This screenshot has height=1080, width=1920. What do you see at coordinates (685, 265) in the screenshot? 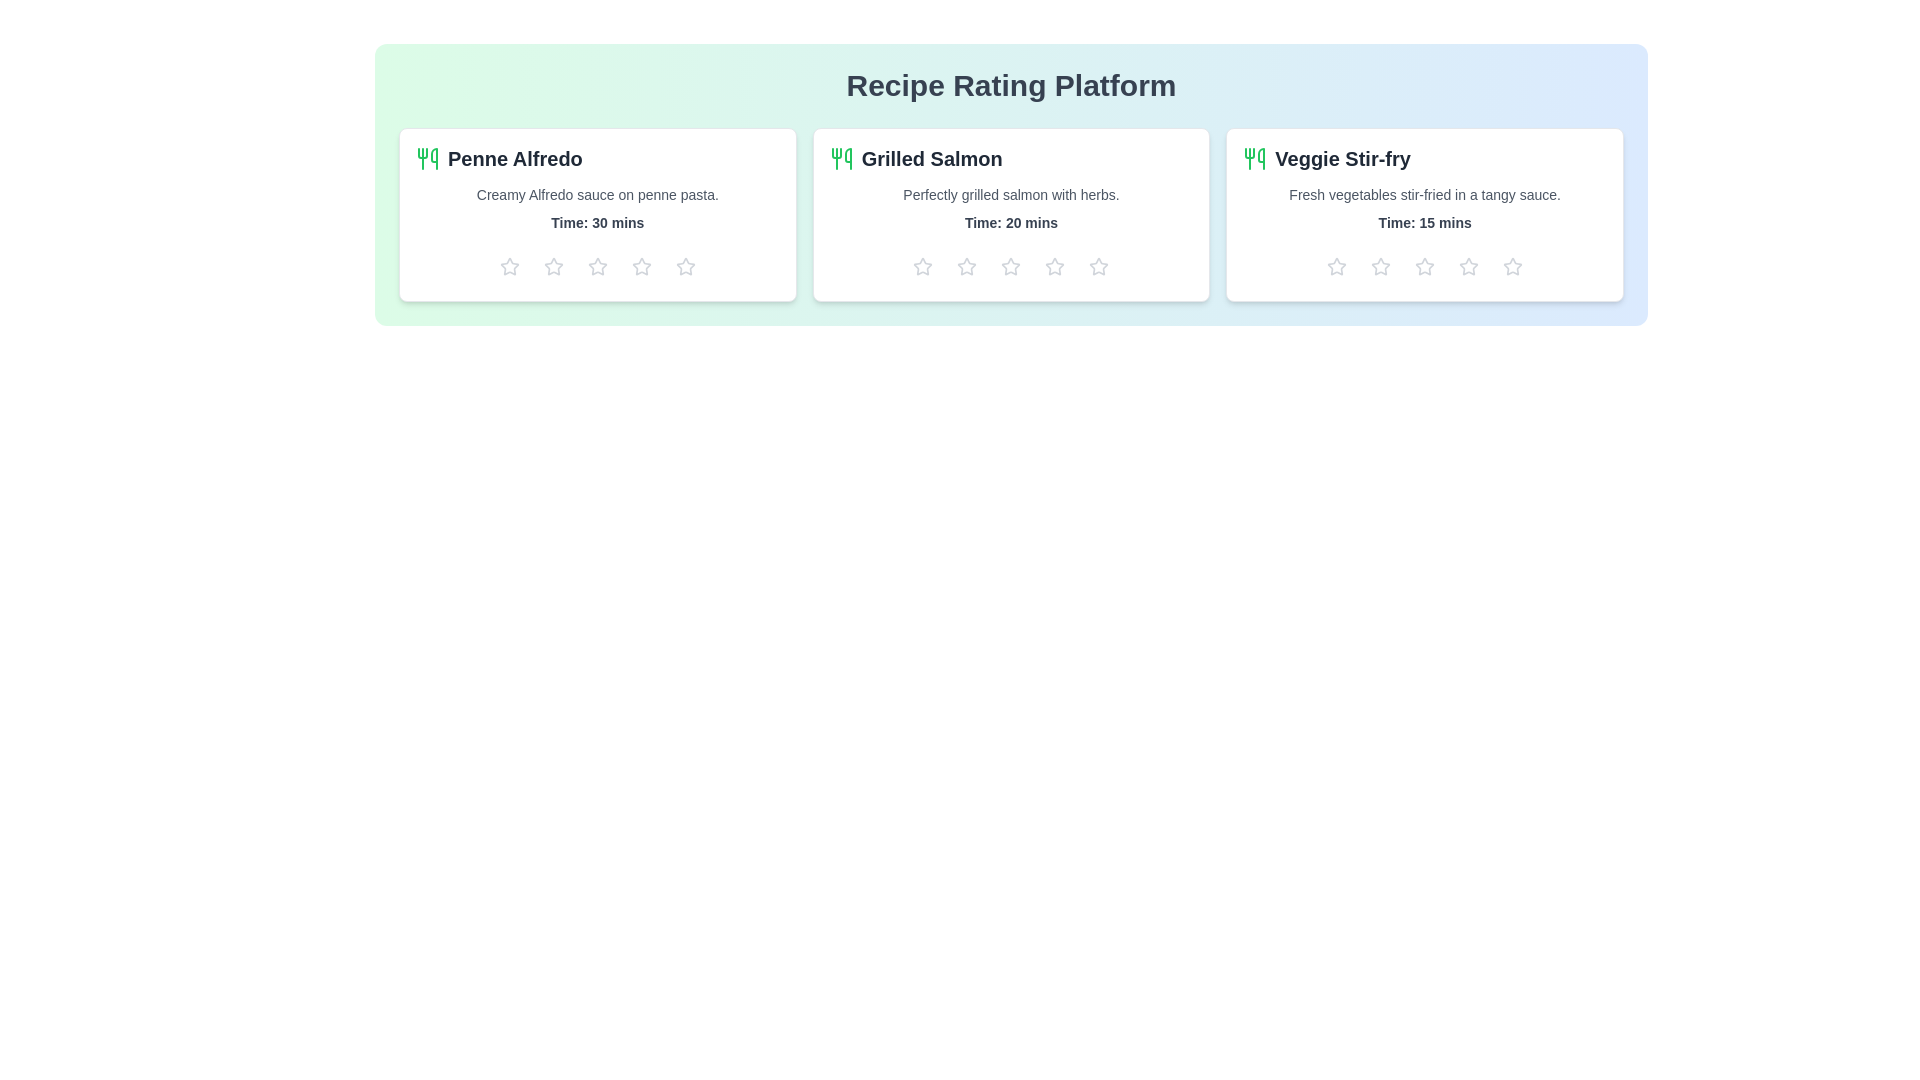
I see `the star icon to set the rating to 5 for the recipe Penne Alfredo` at bounding box center [685, 265].